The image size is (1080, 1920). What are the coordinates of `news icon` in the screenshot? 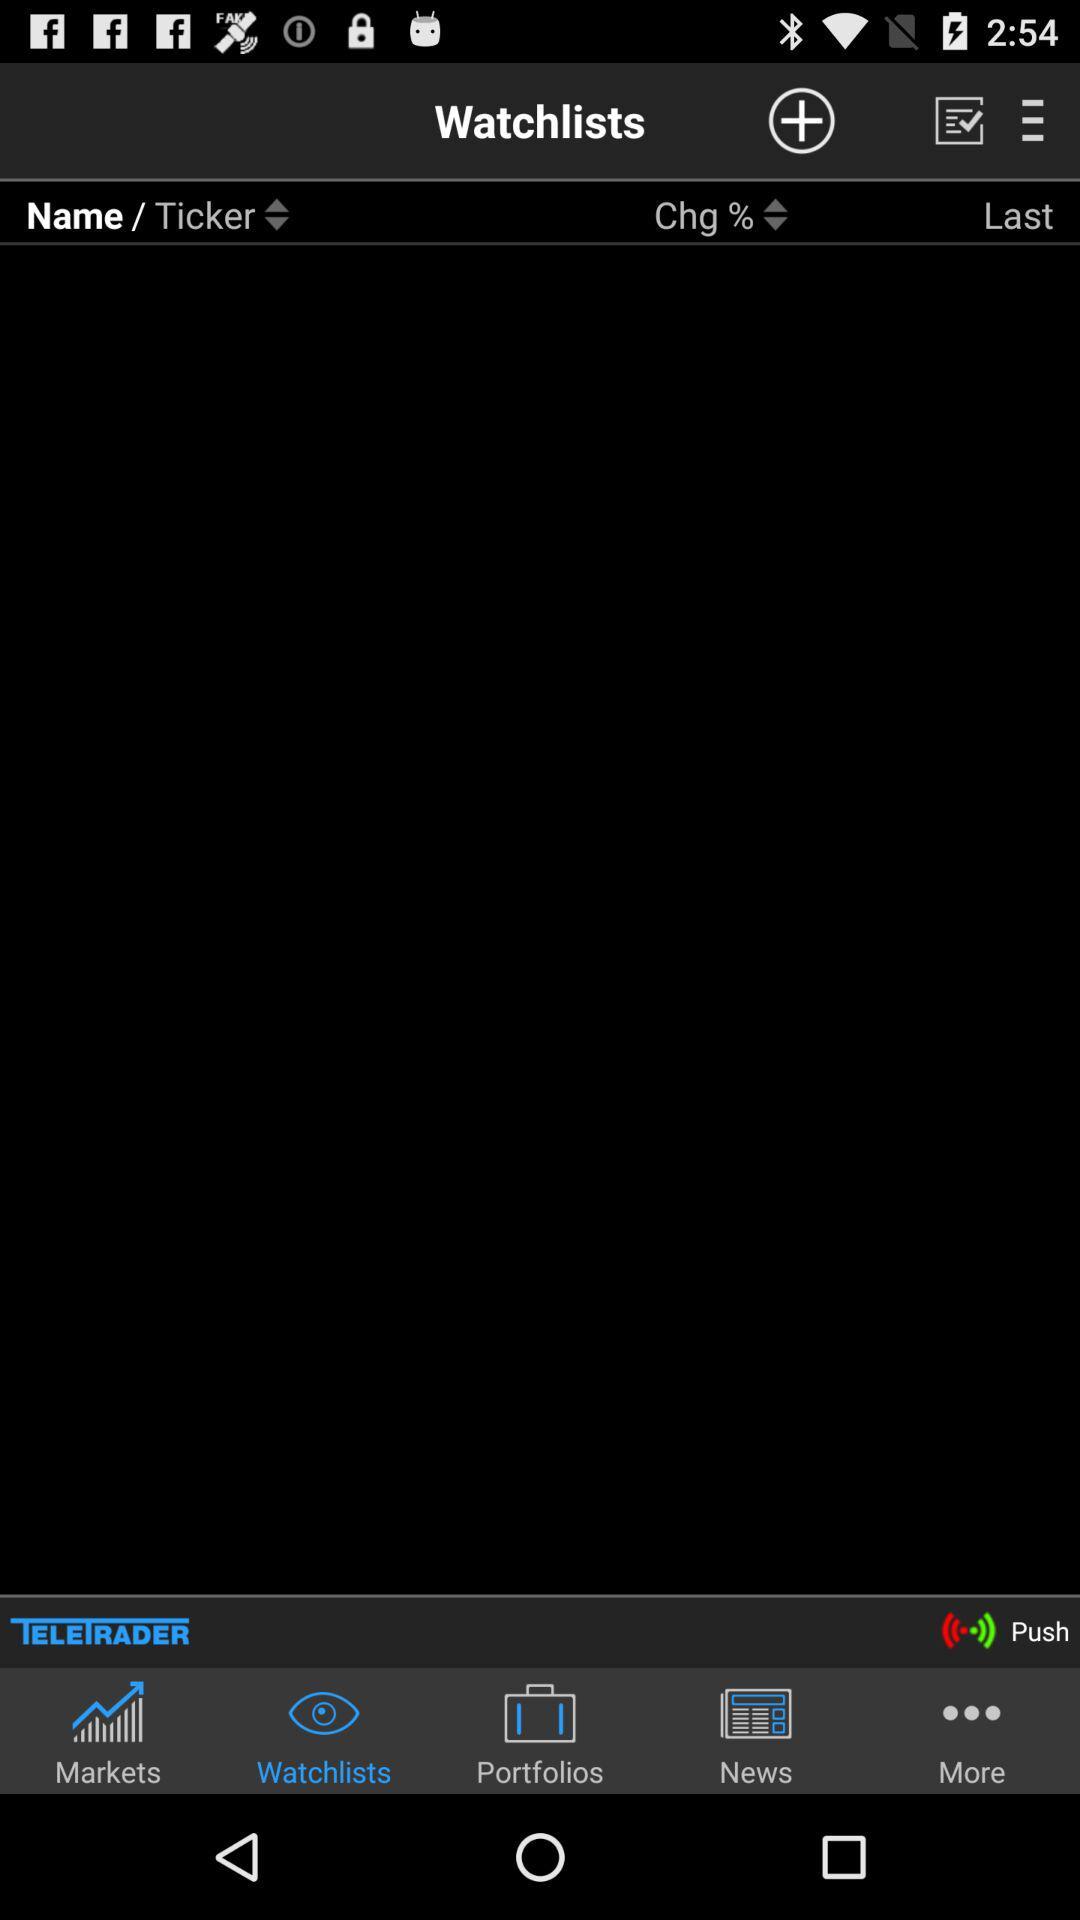 It's located at (756, 1732).